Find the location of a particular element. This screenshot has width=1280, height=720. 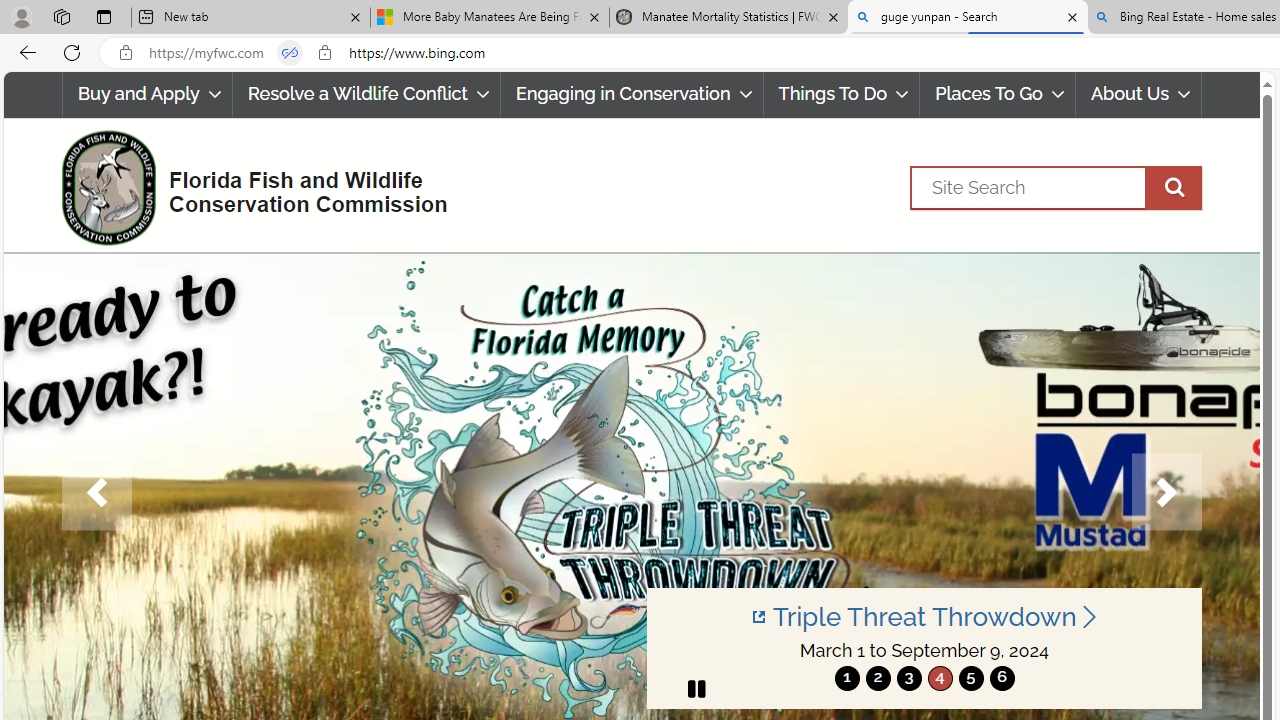

'Things To Do' is located at coordinates (841, 94).